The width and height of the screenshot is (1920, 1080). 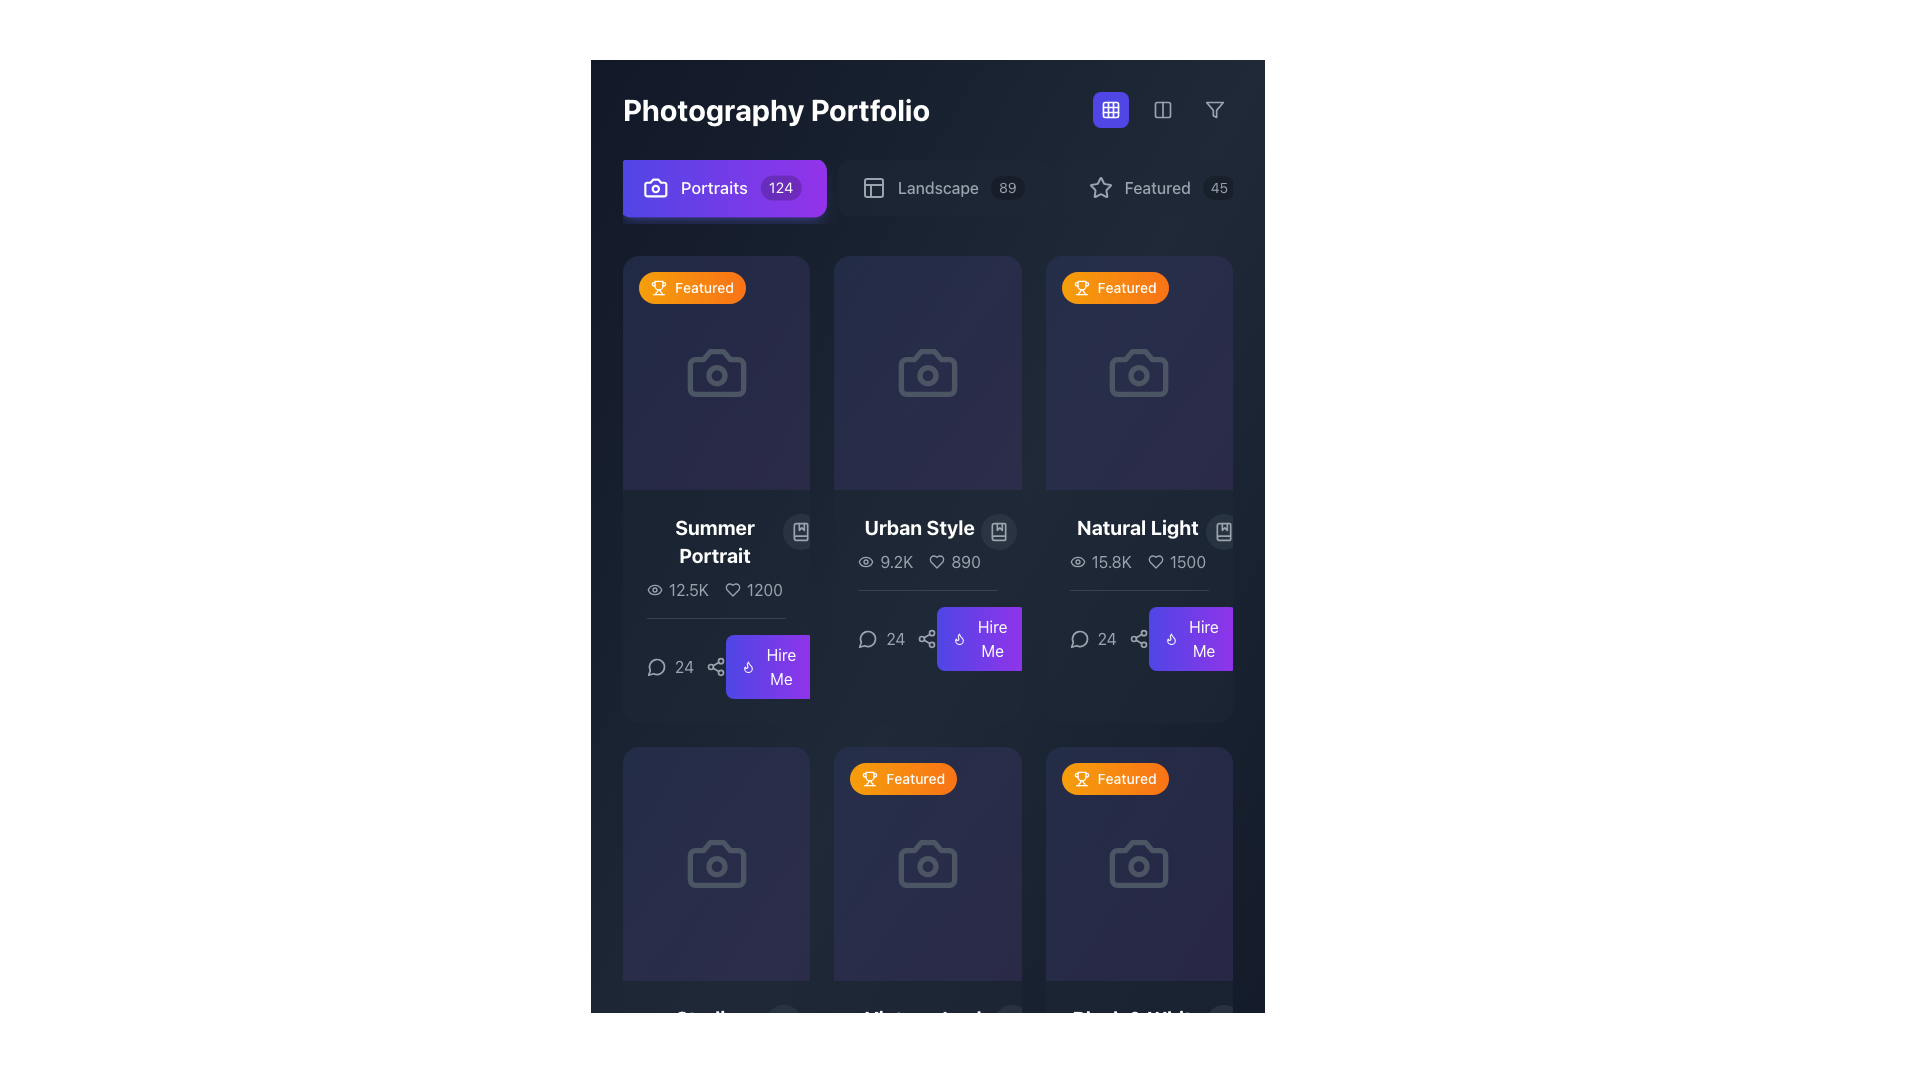 I want to click on the small circular decorative graphic element located inside the camera icon of the 'Summer Portrait' card in the first column of the grid layout, so click(x=716, y=375).